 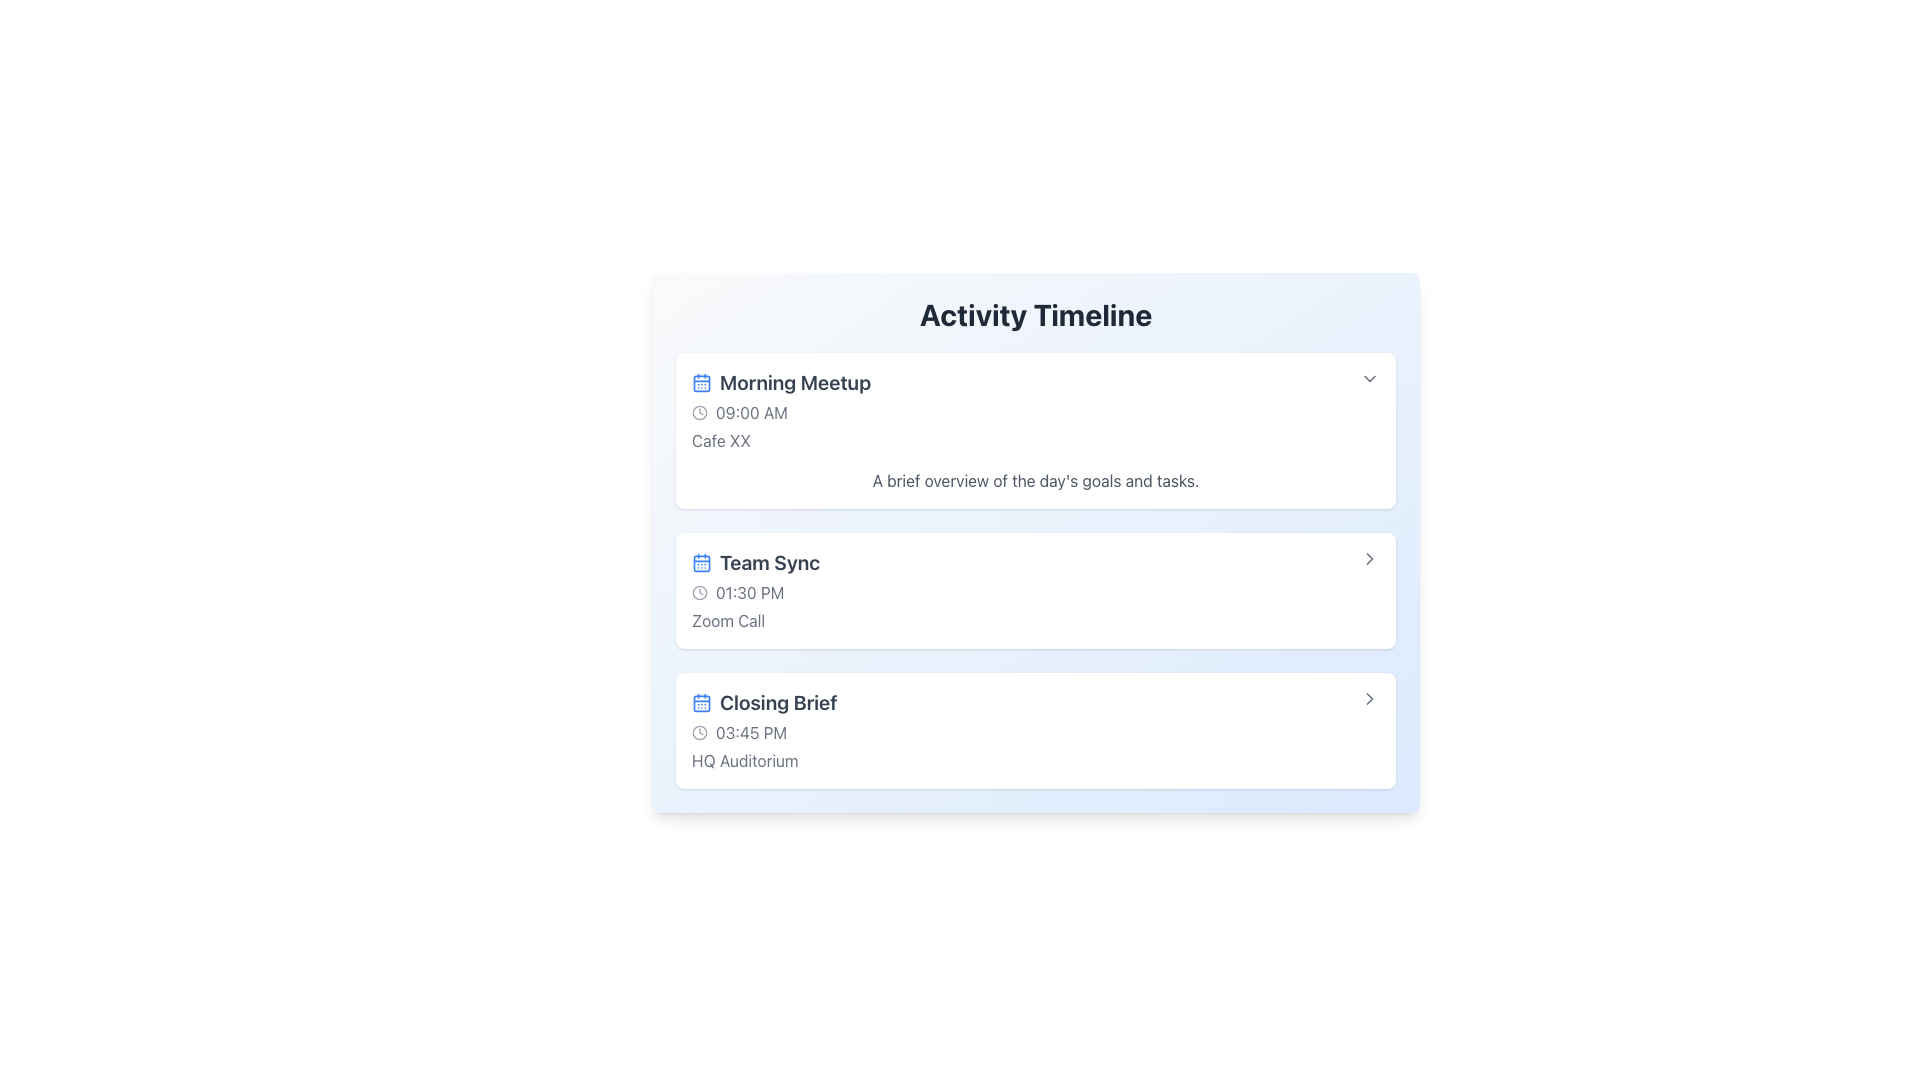 What do you see at coordinates (1036, 589) in the screenshot?
I see `the 'Team Sync' list item in the 'Activity Timeline' section` at bounding box center [1036, 589].